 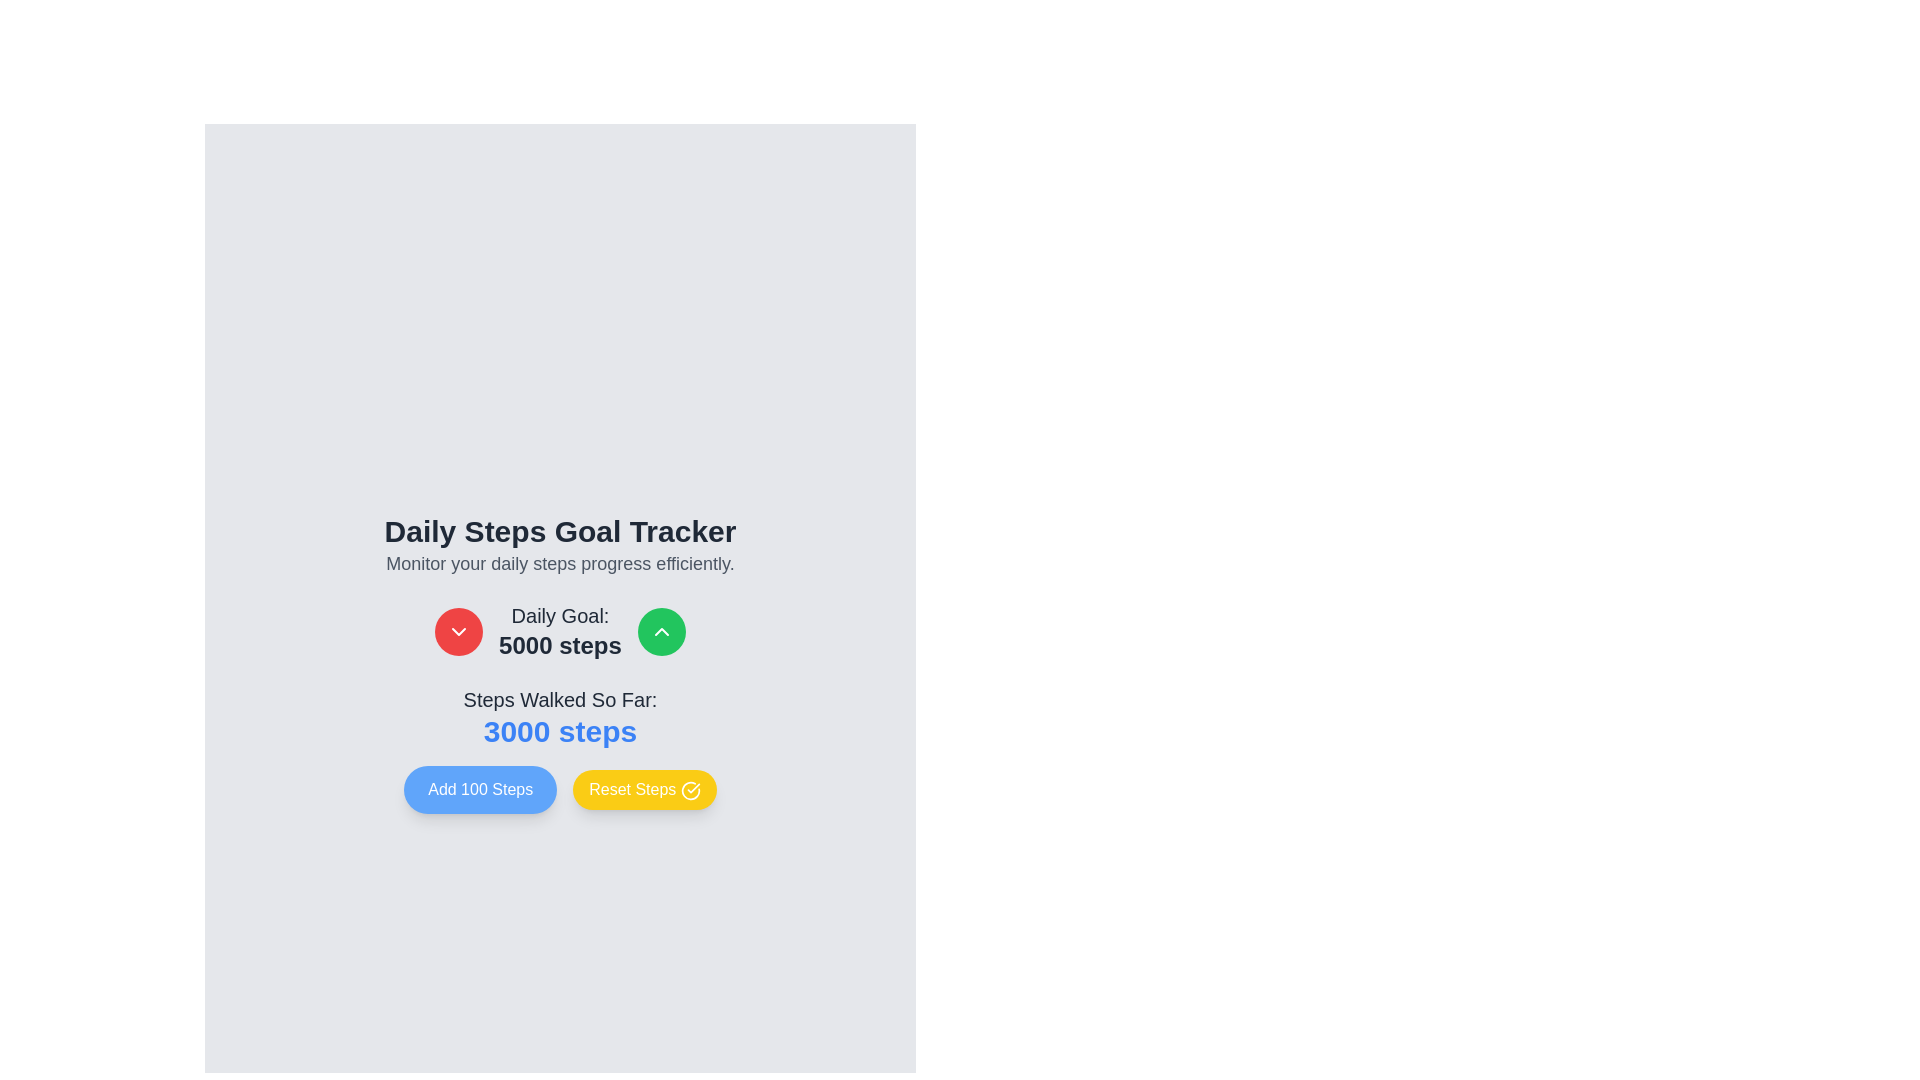 I want to click on the static text display that shows the user's daily step goal, which is centrally located between two circular buttons, one red with a downward arrow and one green with an upward arrow, so click(x=560, y=632).